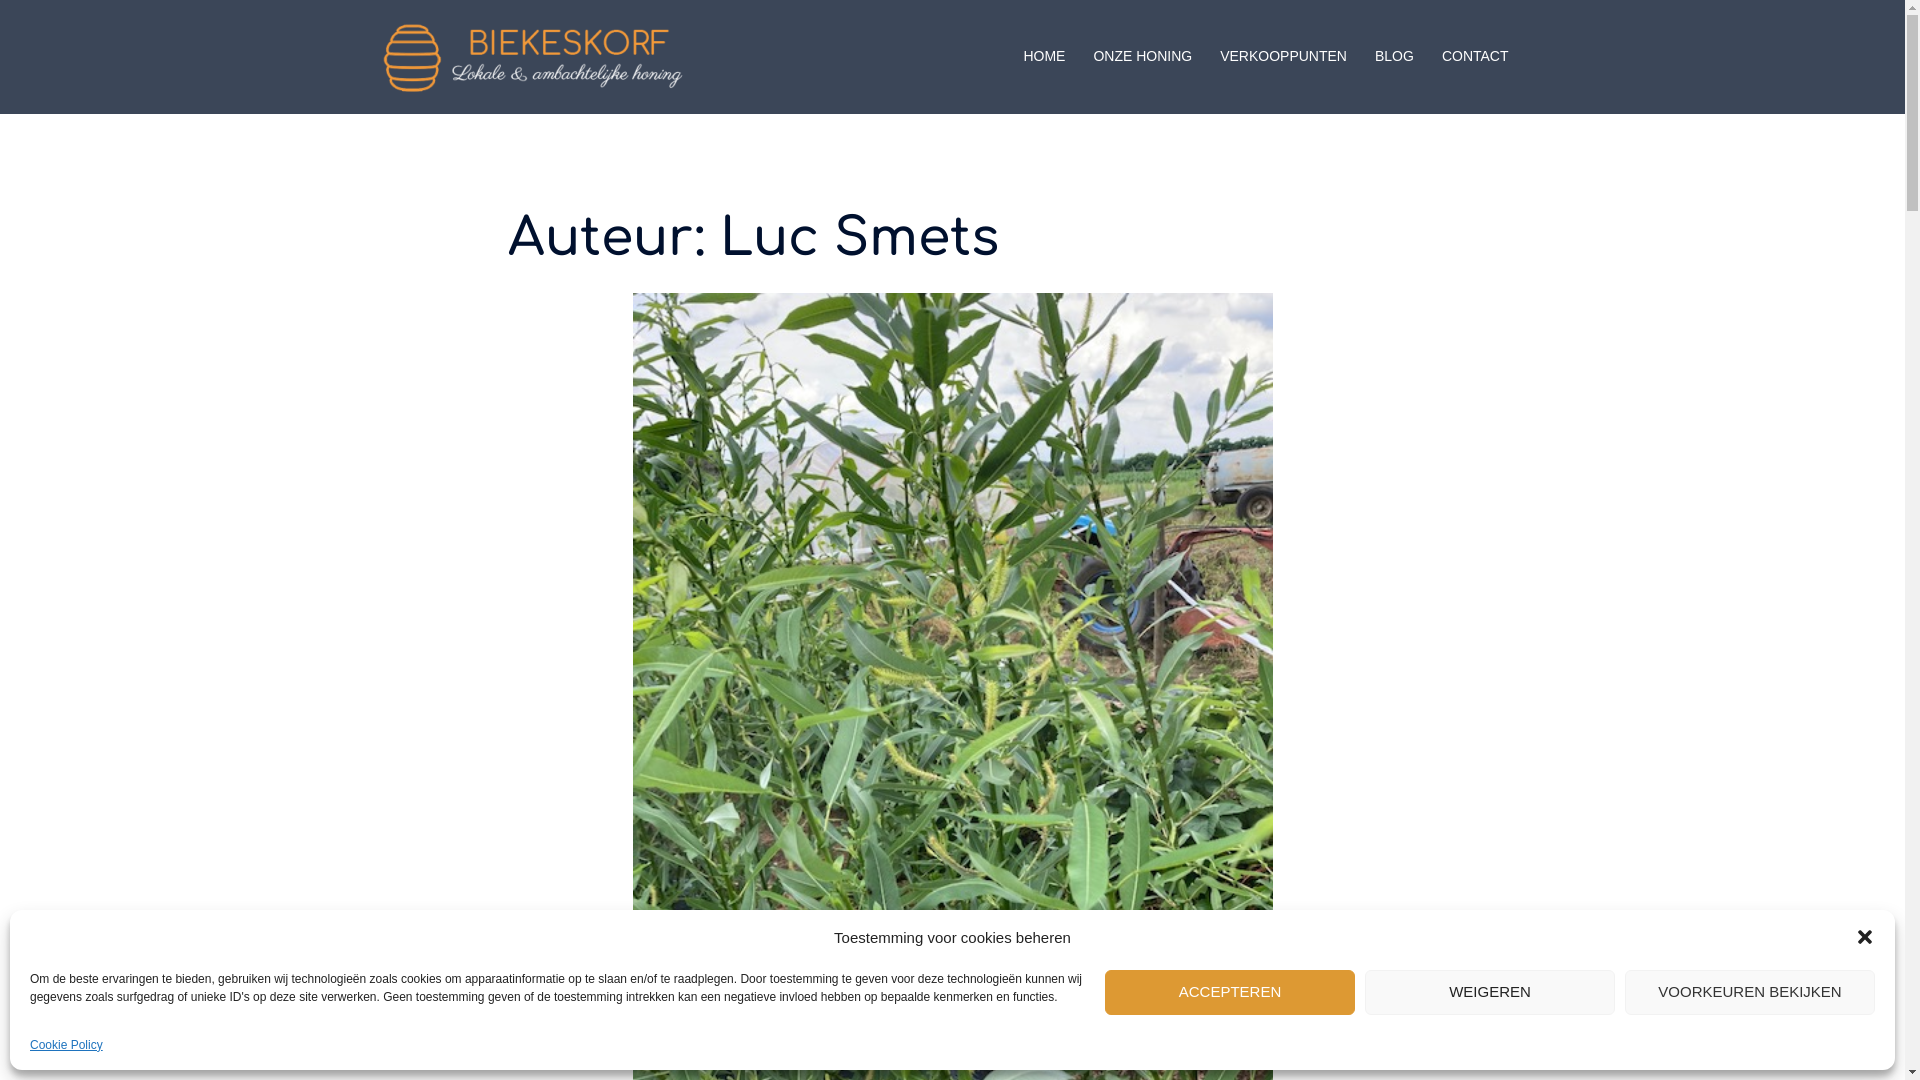 This screenshot has width=1920, height=1080. I want to click on 'WEIGEREN', so click(1363, 992).